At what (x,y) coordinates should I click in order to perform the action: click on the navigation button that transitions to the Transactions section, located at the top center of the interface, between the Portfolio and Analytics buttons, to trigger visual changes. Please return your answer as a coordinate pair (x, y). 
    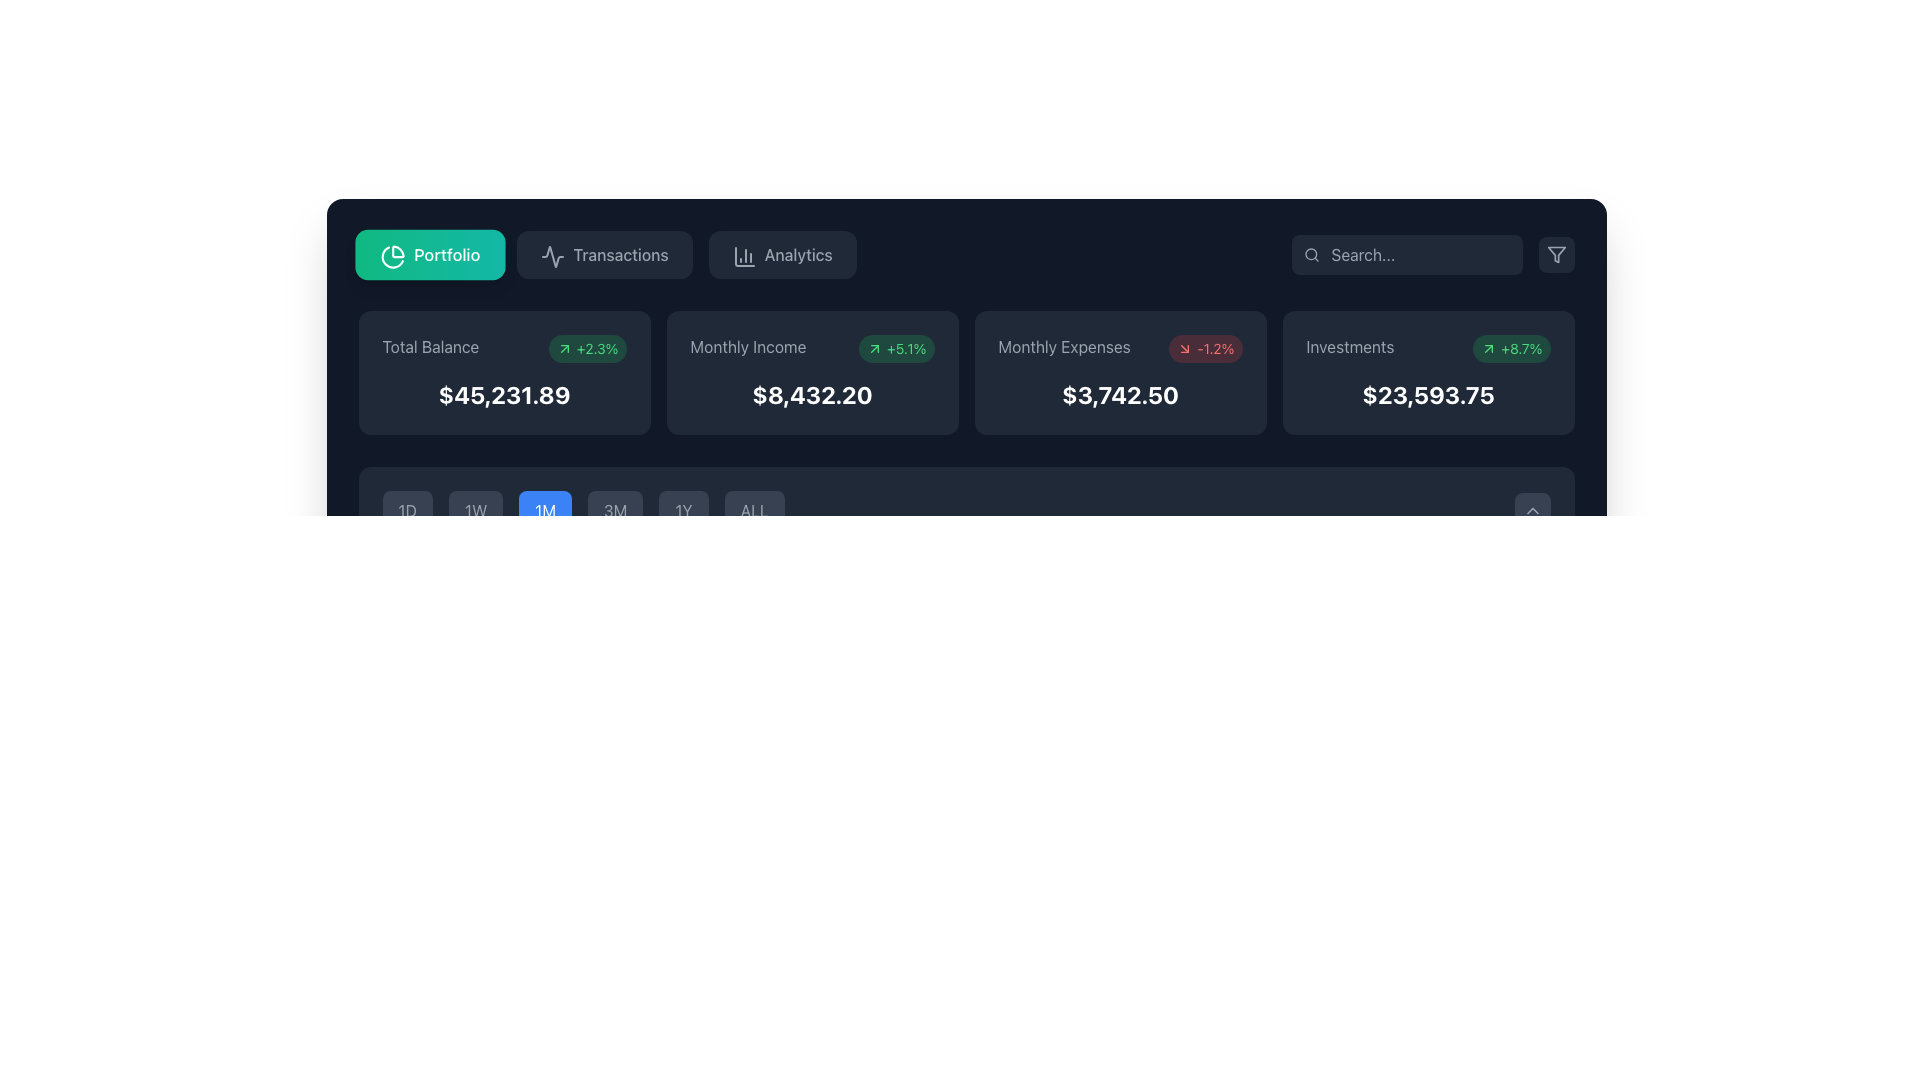
    Looking at the image, I should click on (604, 253).